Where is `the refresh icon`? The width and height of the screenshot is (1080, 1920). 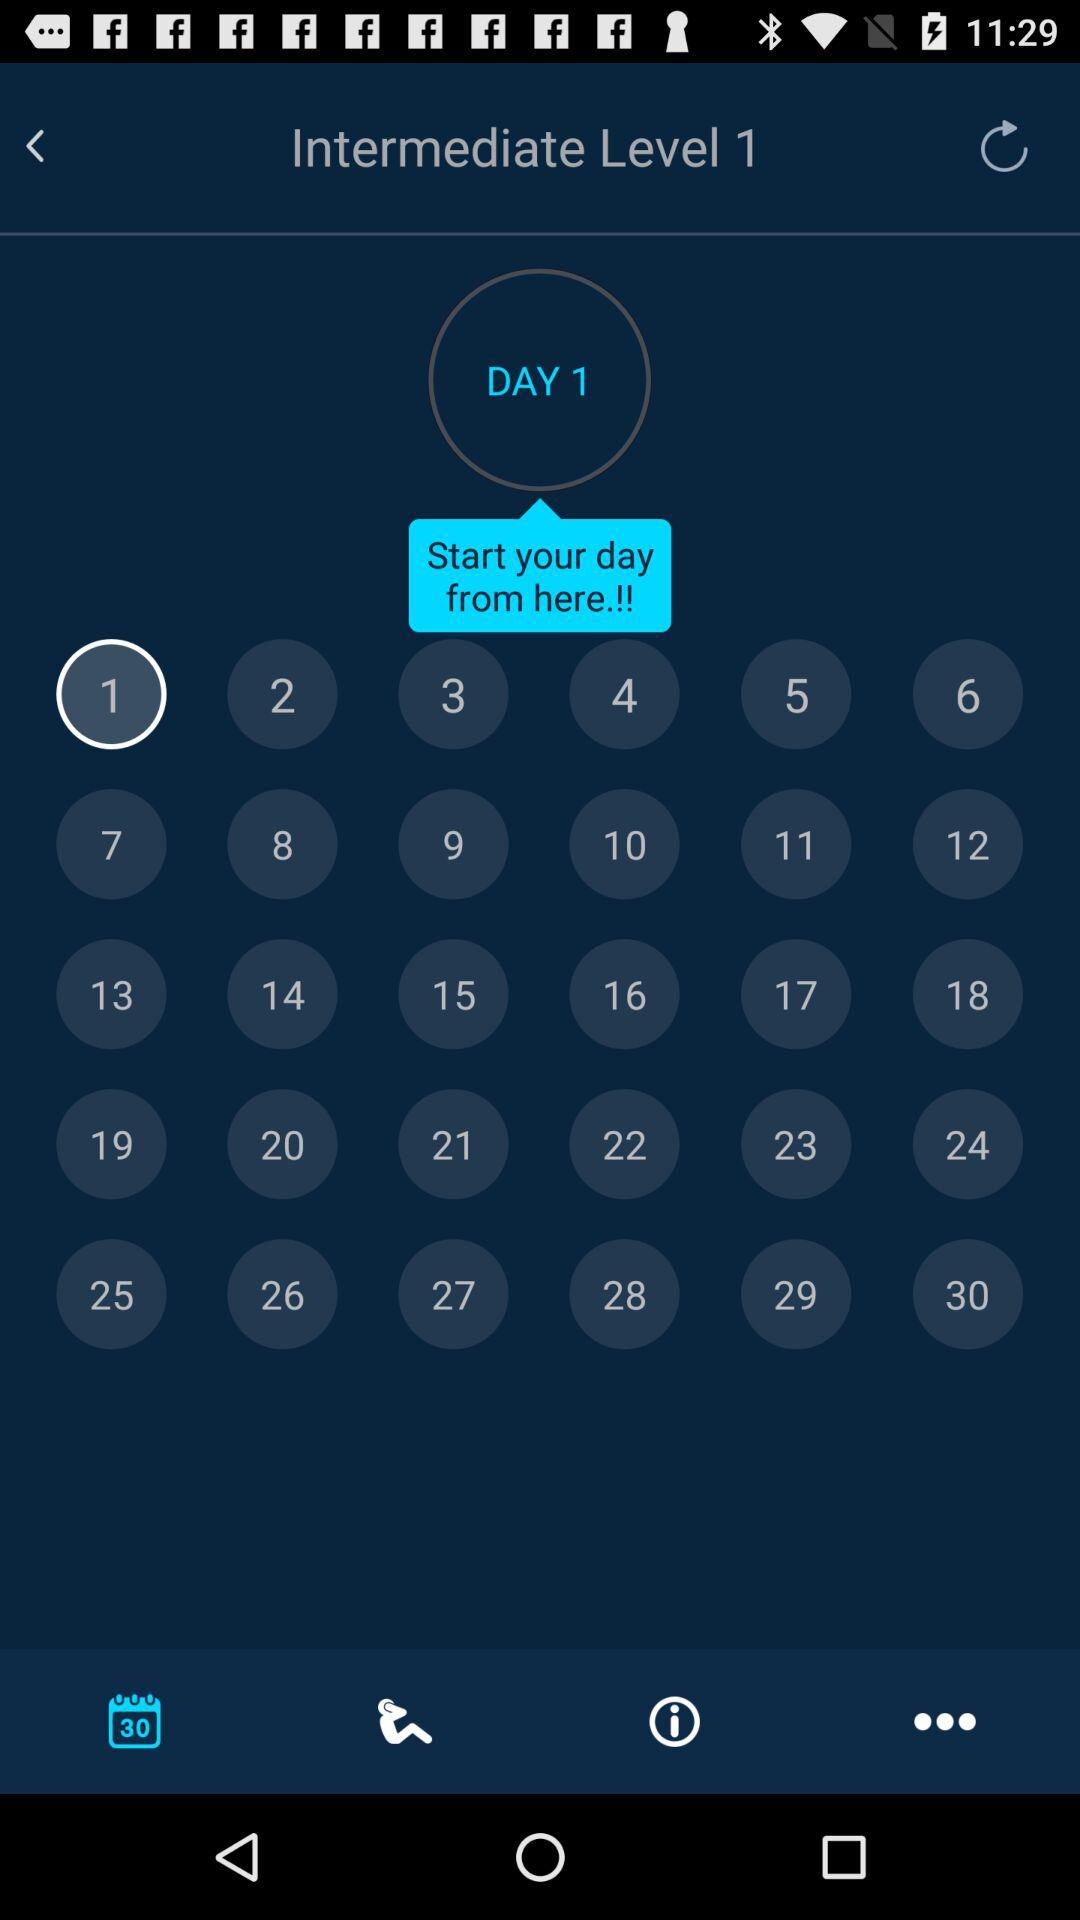
the refresh icon is located at coordinates (994, 155).